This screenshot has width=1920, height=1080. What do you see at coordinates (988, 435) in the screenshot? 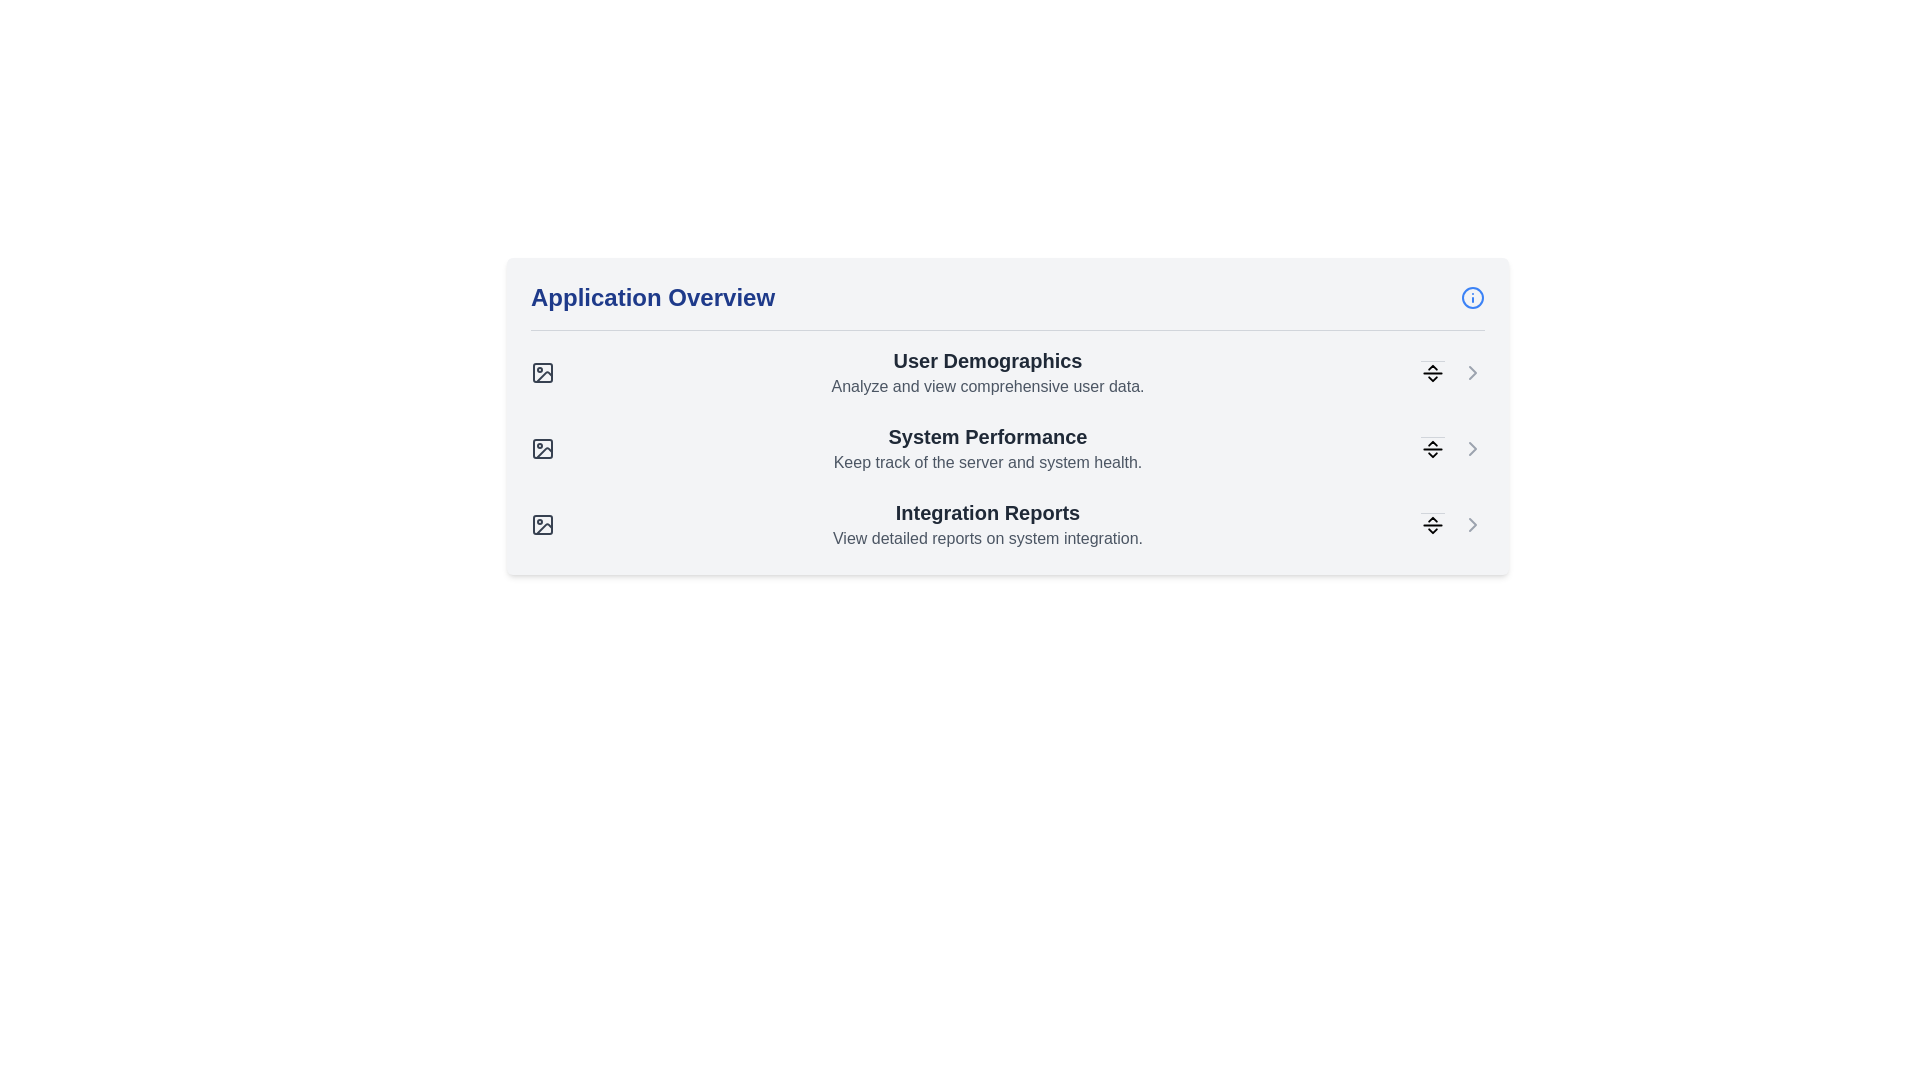
I see `the text element reading 'System Performance', which is styled with a bold, extra-large font and dark gray color, located in the second row of the sections under 'Application Overview'` at bounding box center [988, 435].